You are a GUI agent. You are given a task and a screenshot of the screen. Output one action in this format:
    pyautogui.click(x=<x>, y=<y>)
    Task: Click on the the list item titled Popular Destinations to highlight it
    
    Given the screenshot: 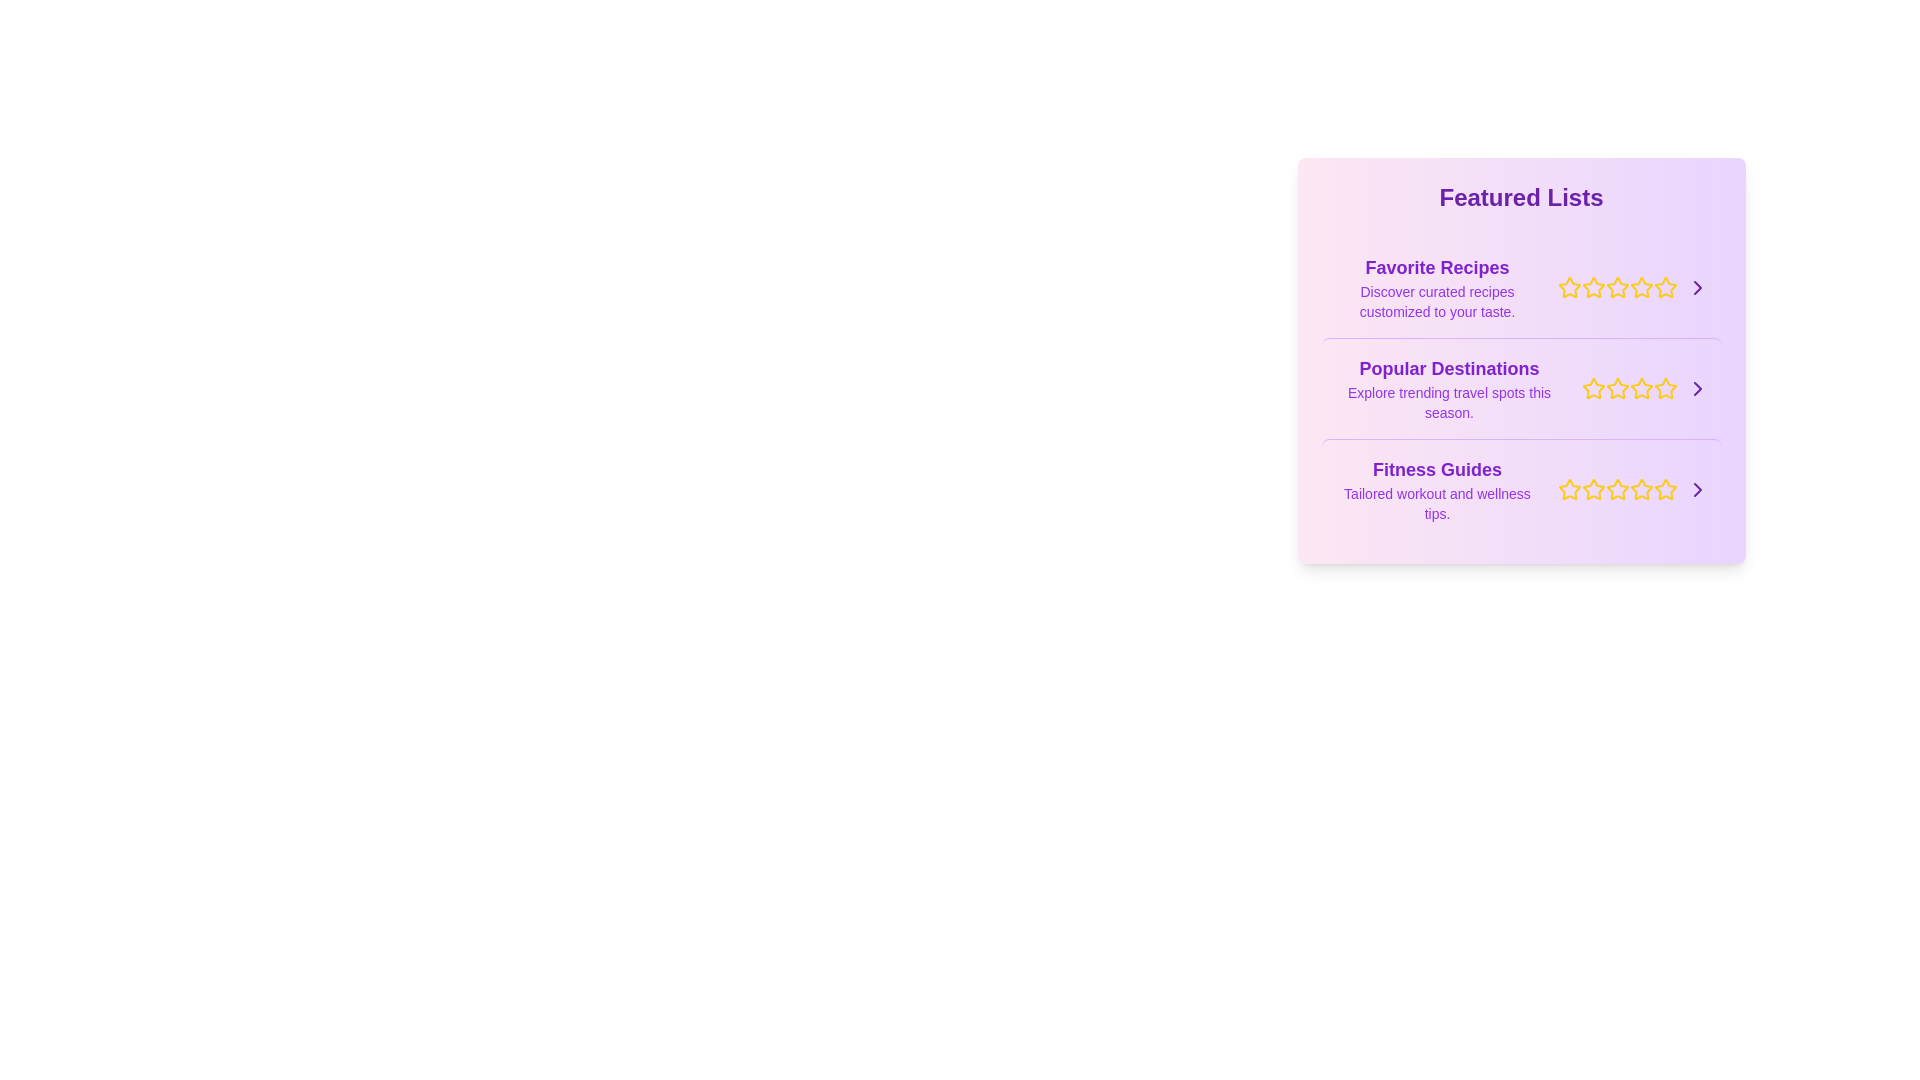 What is the action you would take?
    pyautogui.click(x=1520, y=388)
    